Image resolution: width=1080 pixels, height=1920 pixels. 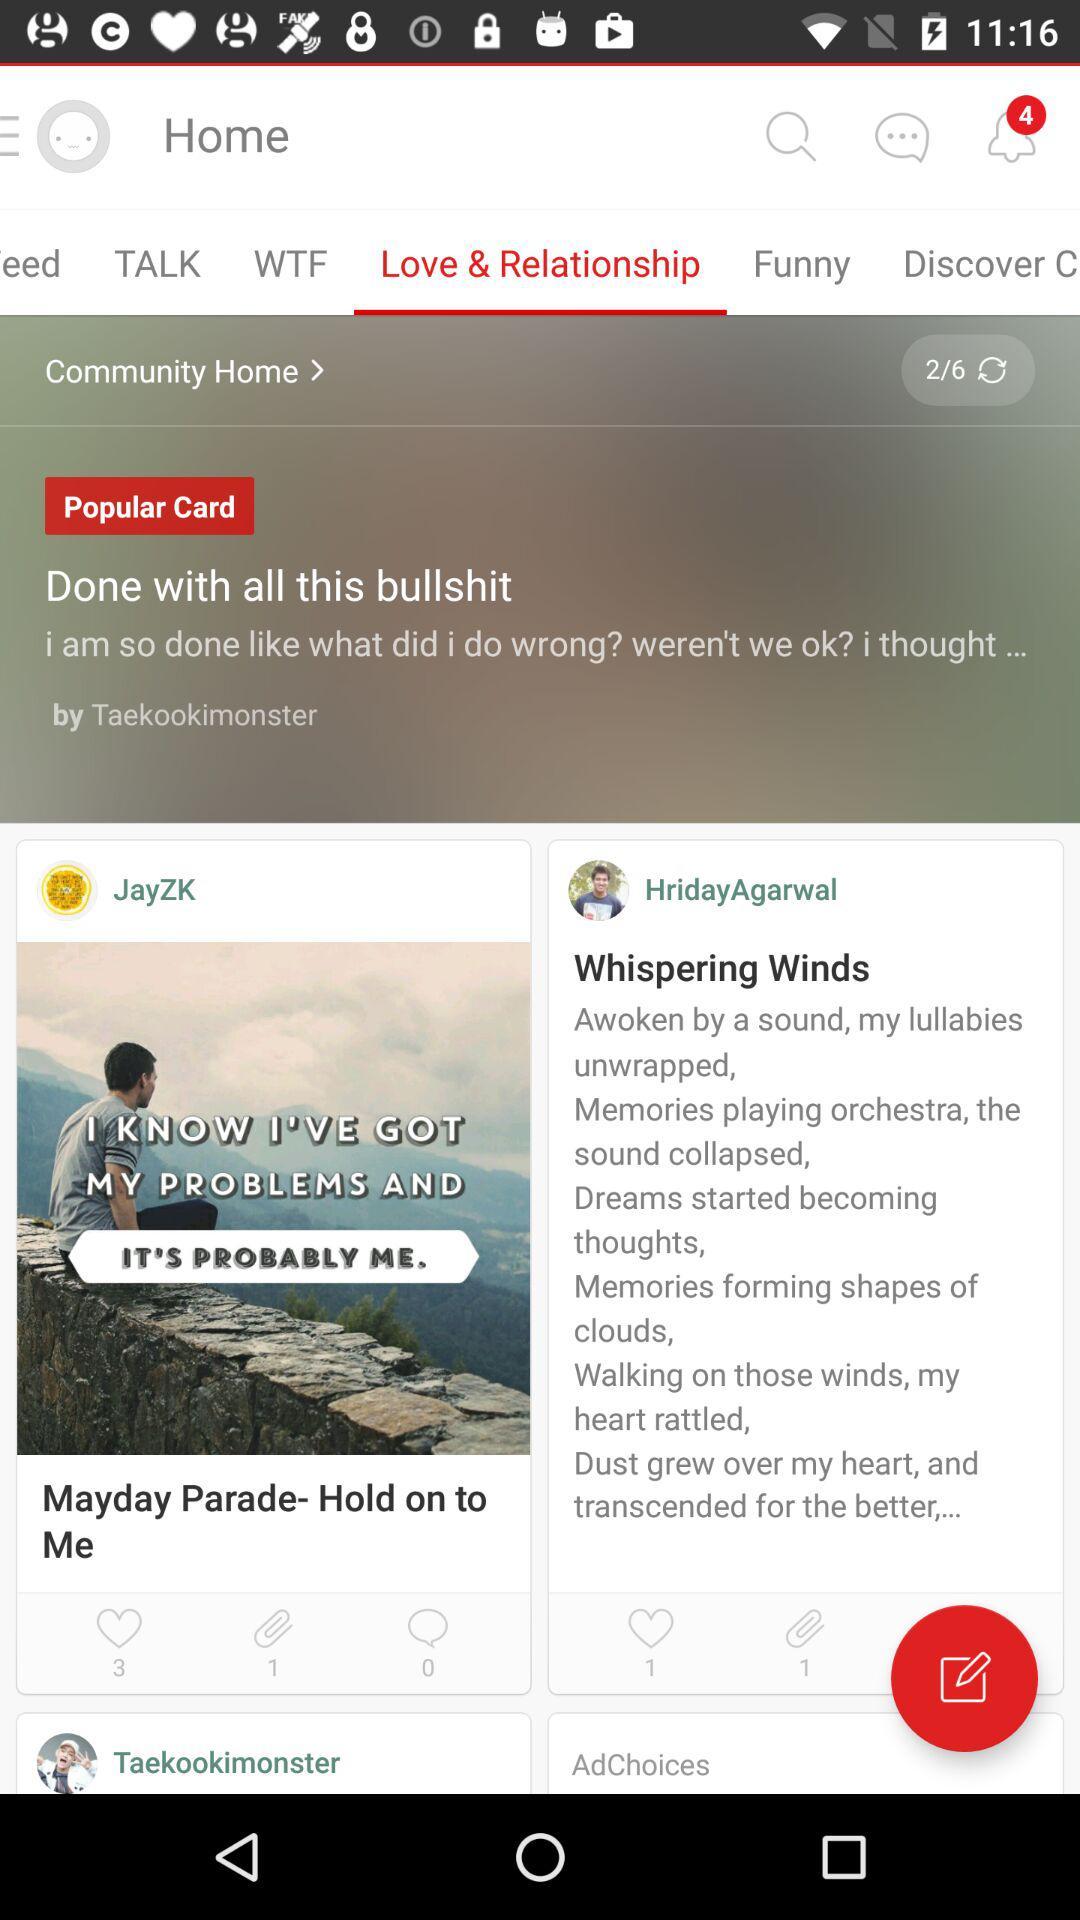 I want to click on tap for notification, so click(x=1011, y=135).